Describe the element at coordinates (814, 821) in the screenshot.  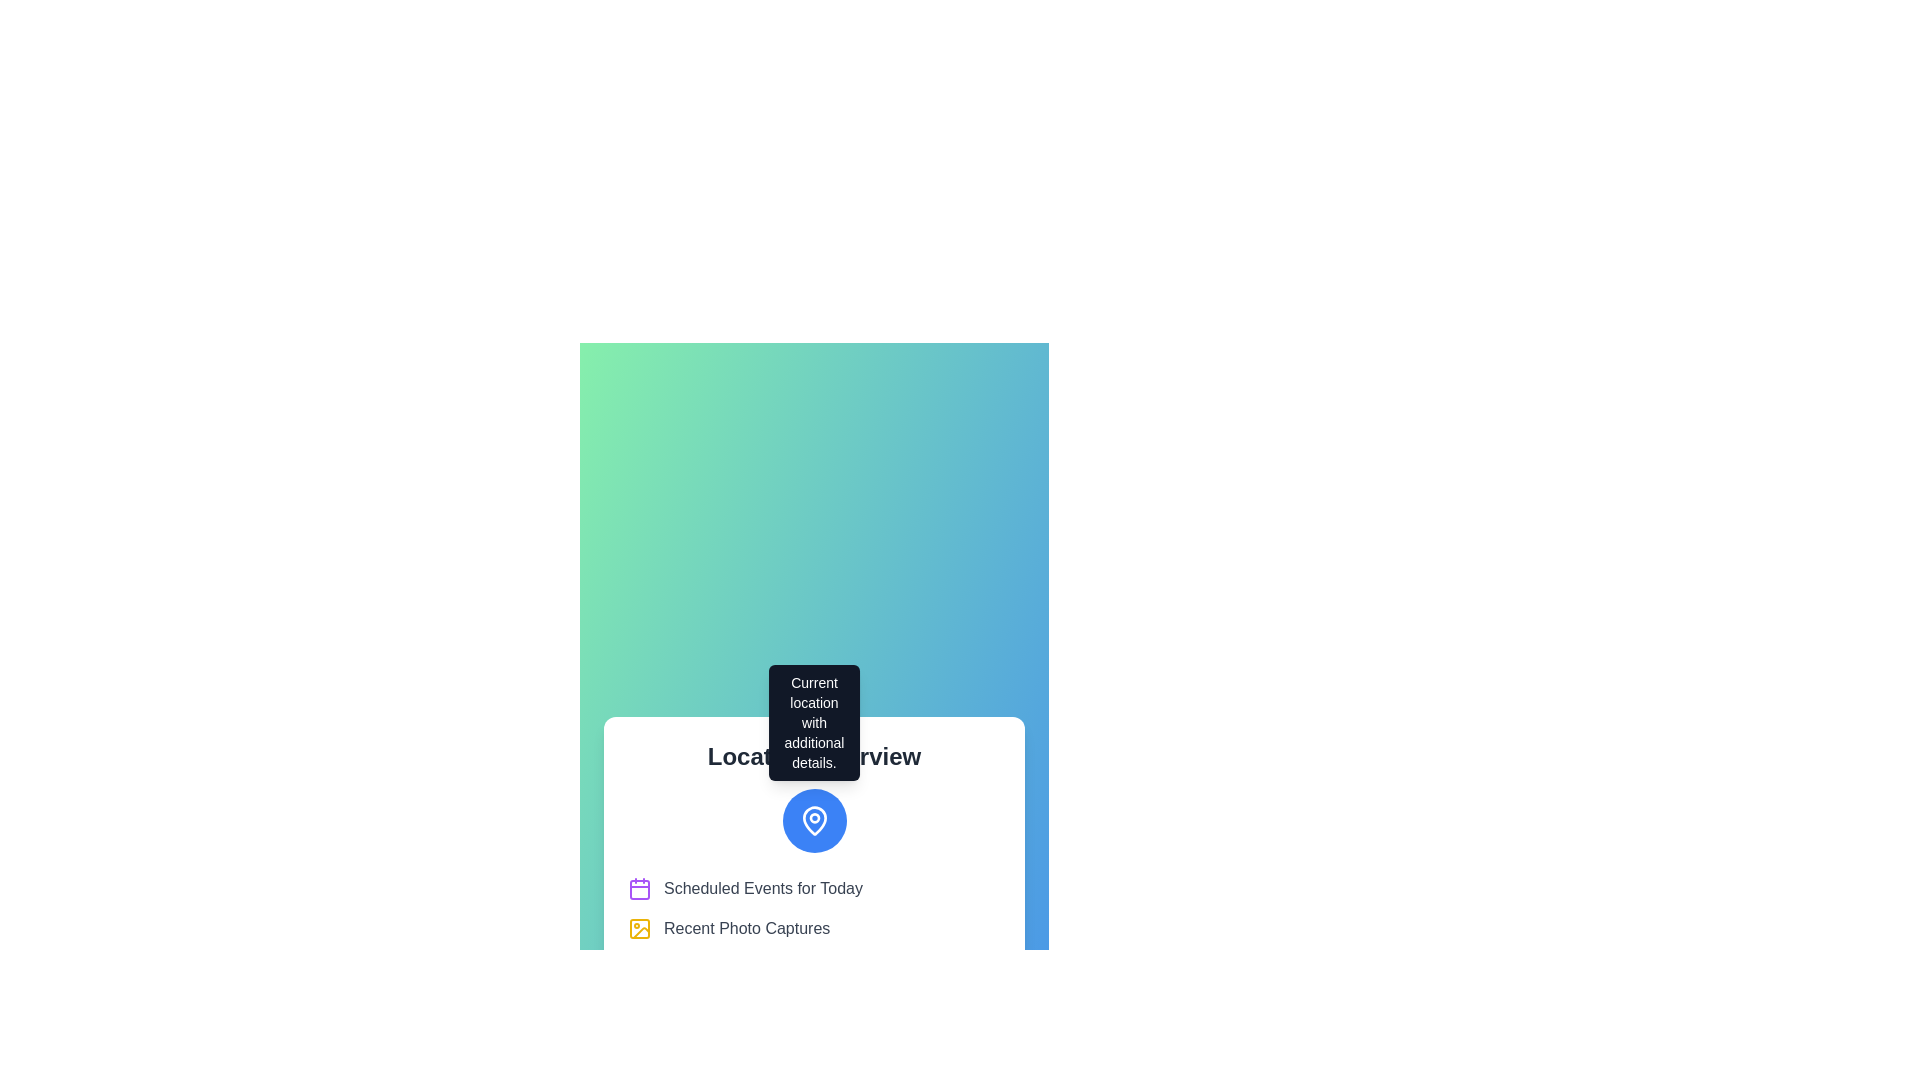
I see `the blue circular icon button with a white map pin icon, located below the 'Location Overview' title` at that location.